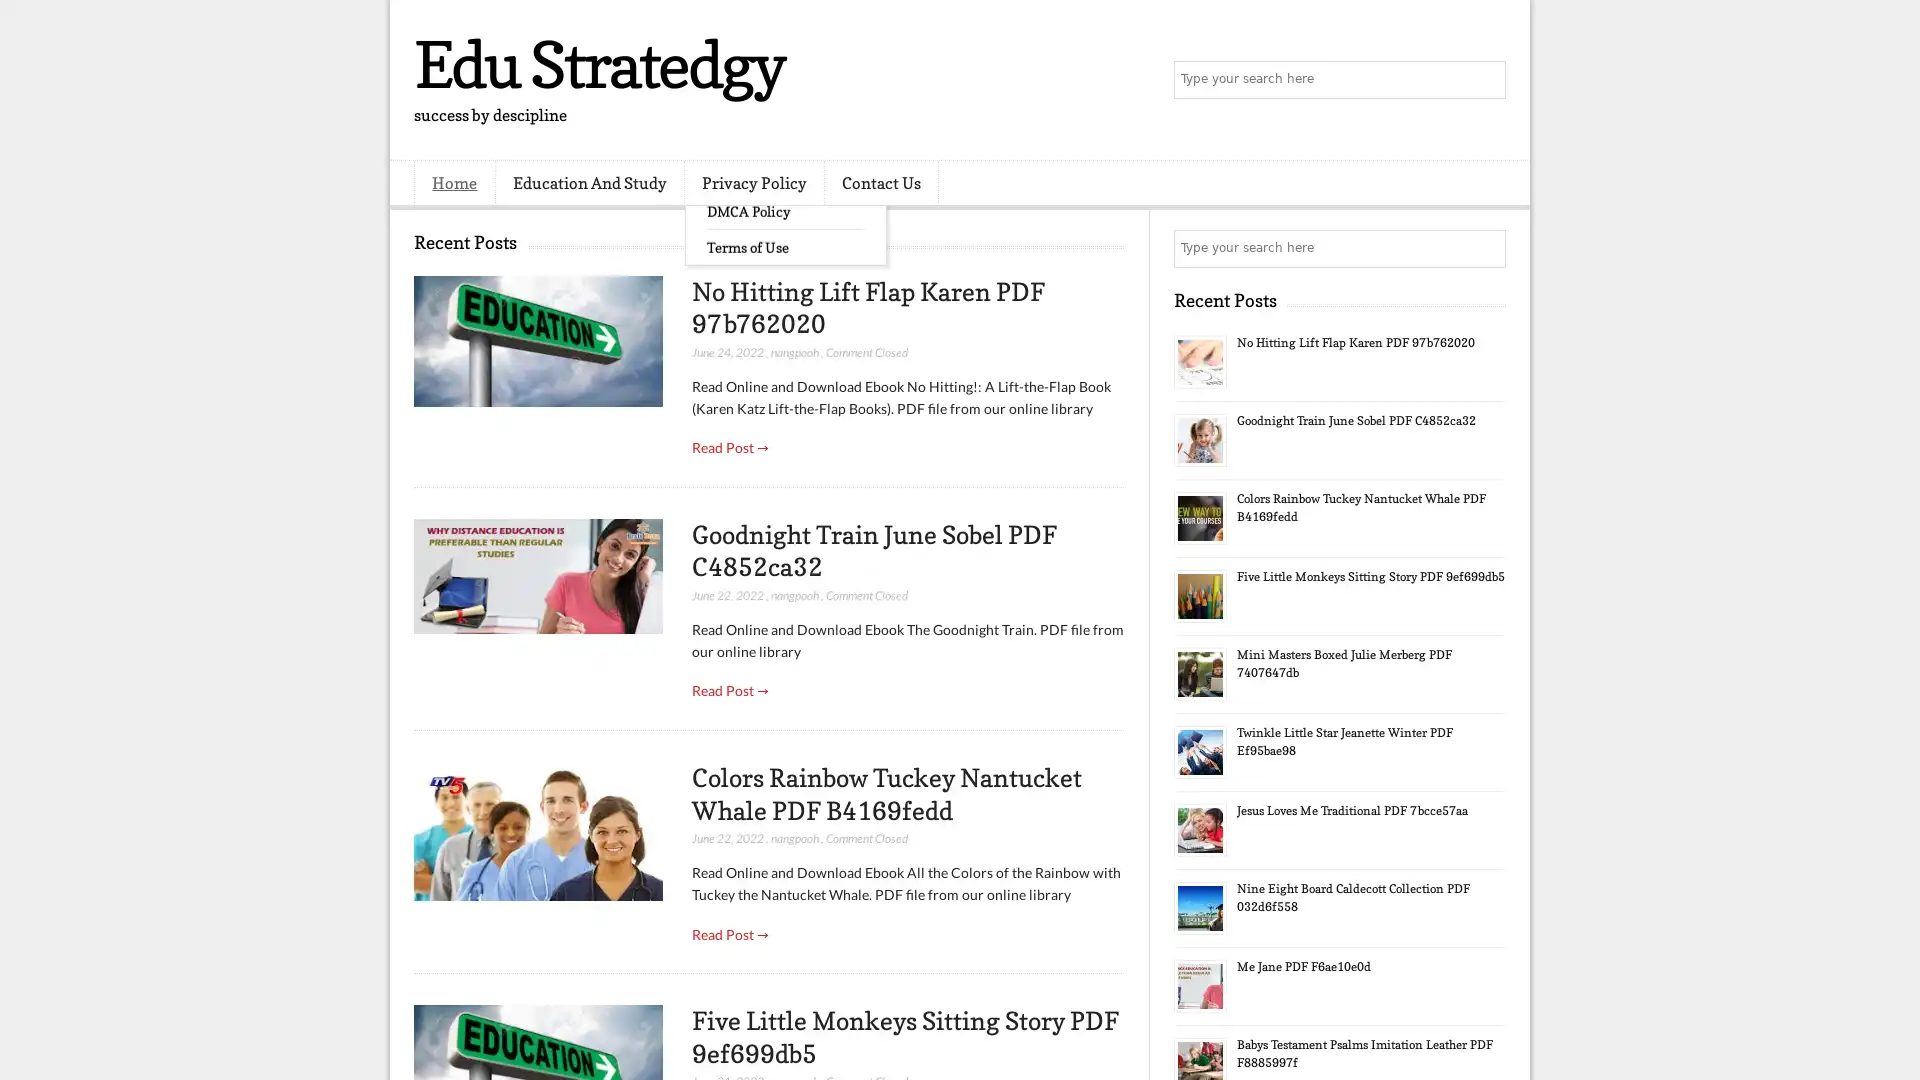  What do you see at coordinates (1485, 80) in the screenshot?
I see `Search` at bounding box center [1485, 80].